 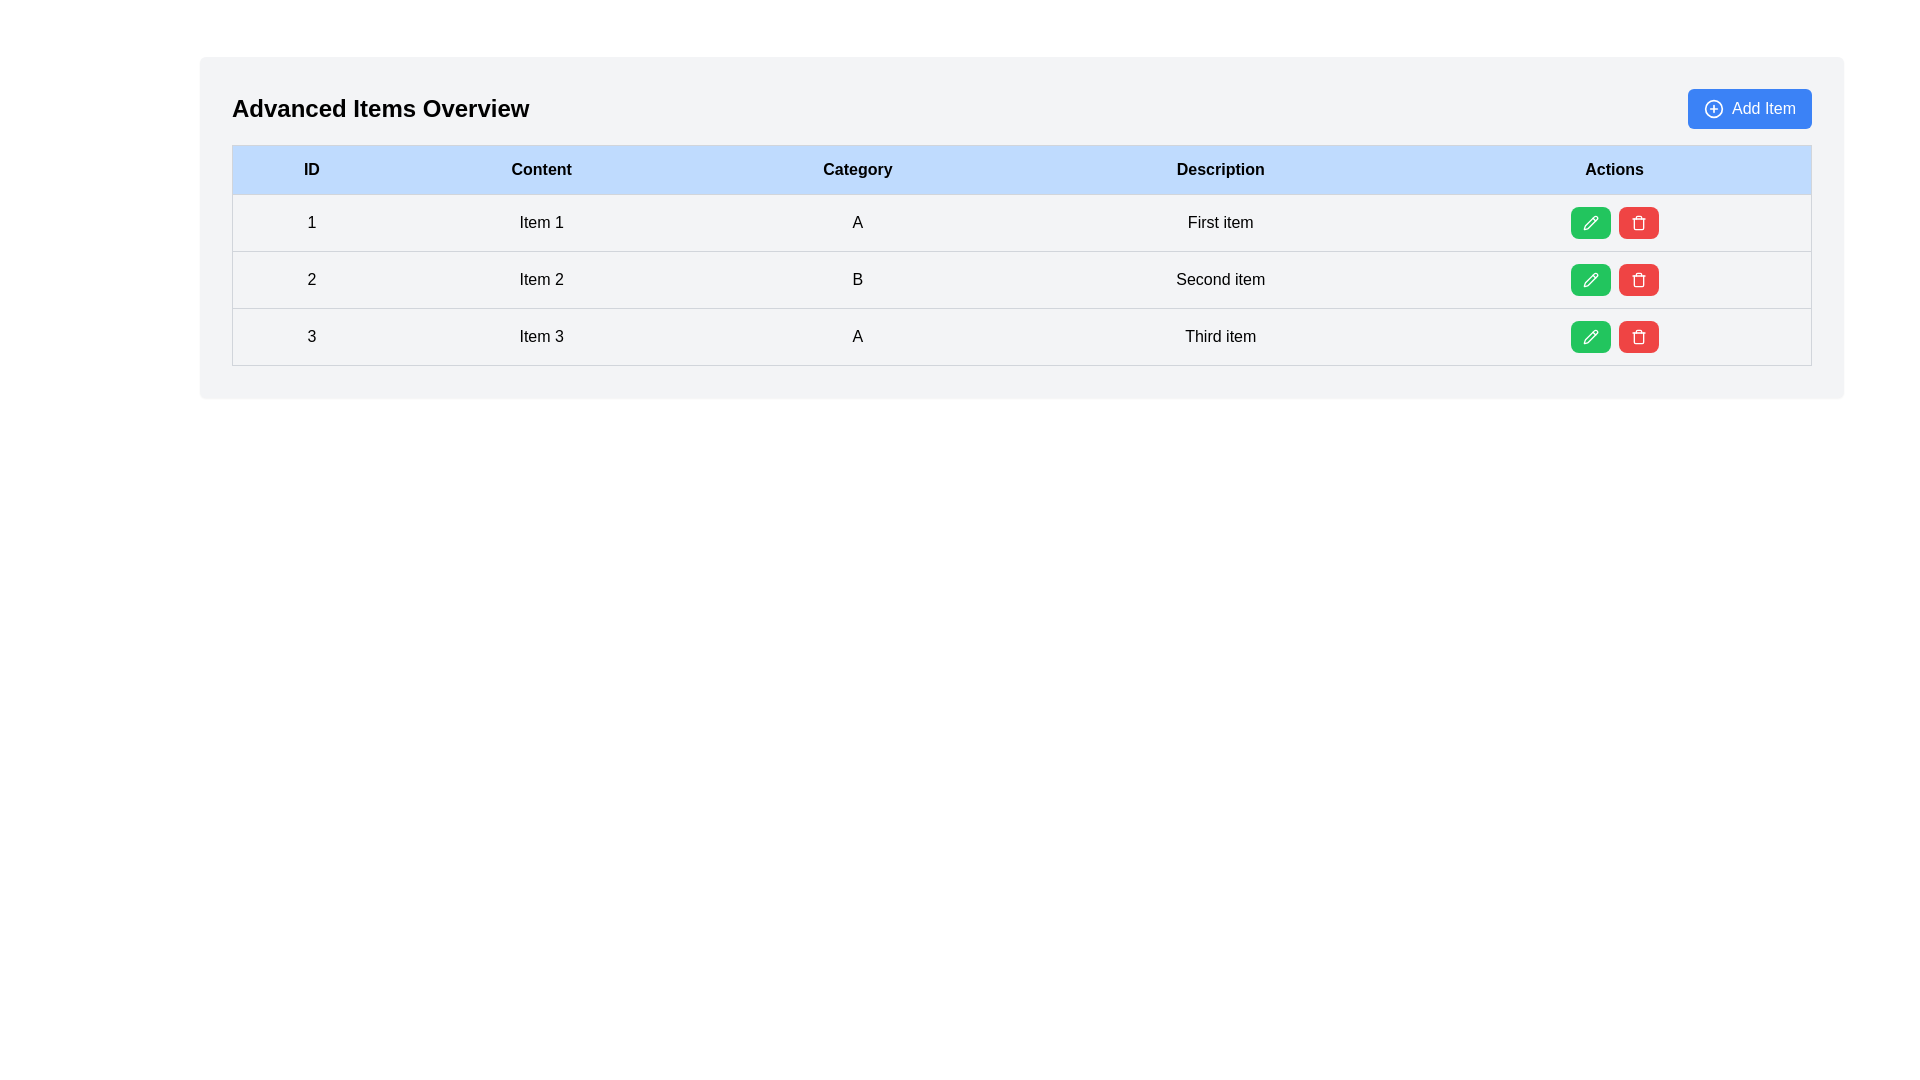 What do you see at coordinates (1589, 223) in the screenshot?
I see `the green button with white text and a pencil icon located in the 'Actions' column of the first row of a table` at bounding box center [1589, 223].